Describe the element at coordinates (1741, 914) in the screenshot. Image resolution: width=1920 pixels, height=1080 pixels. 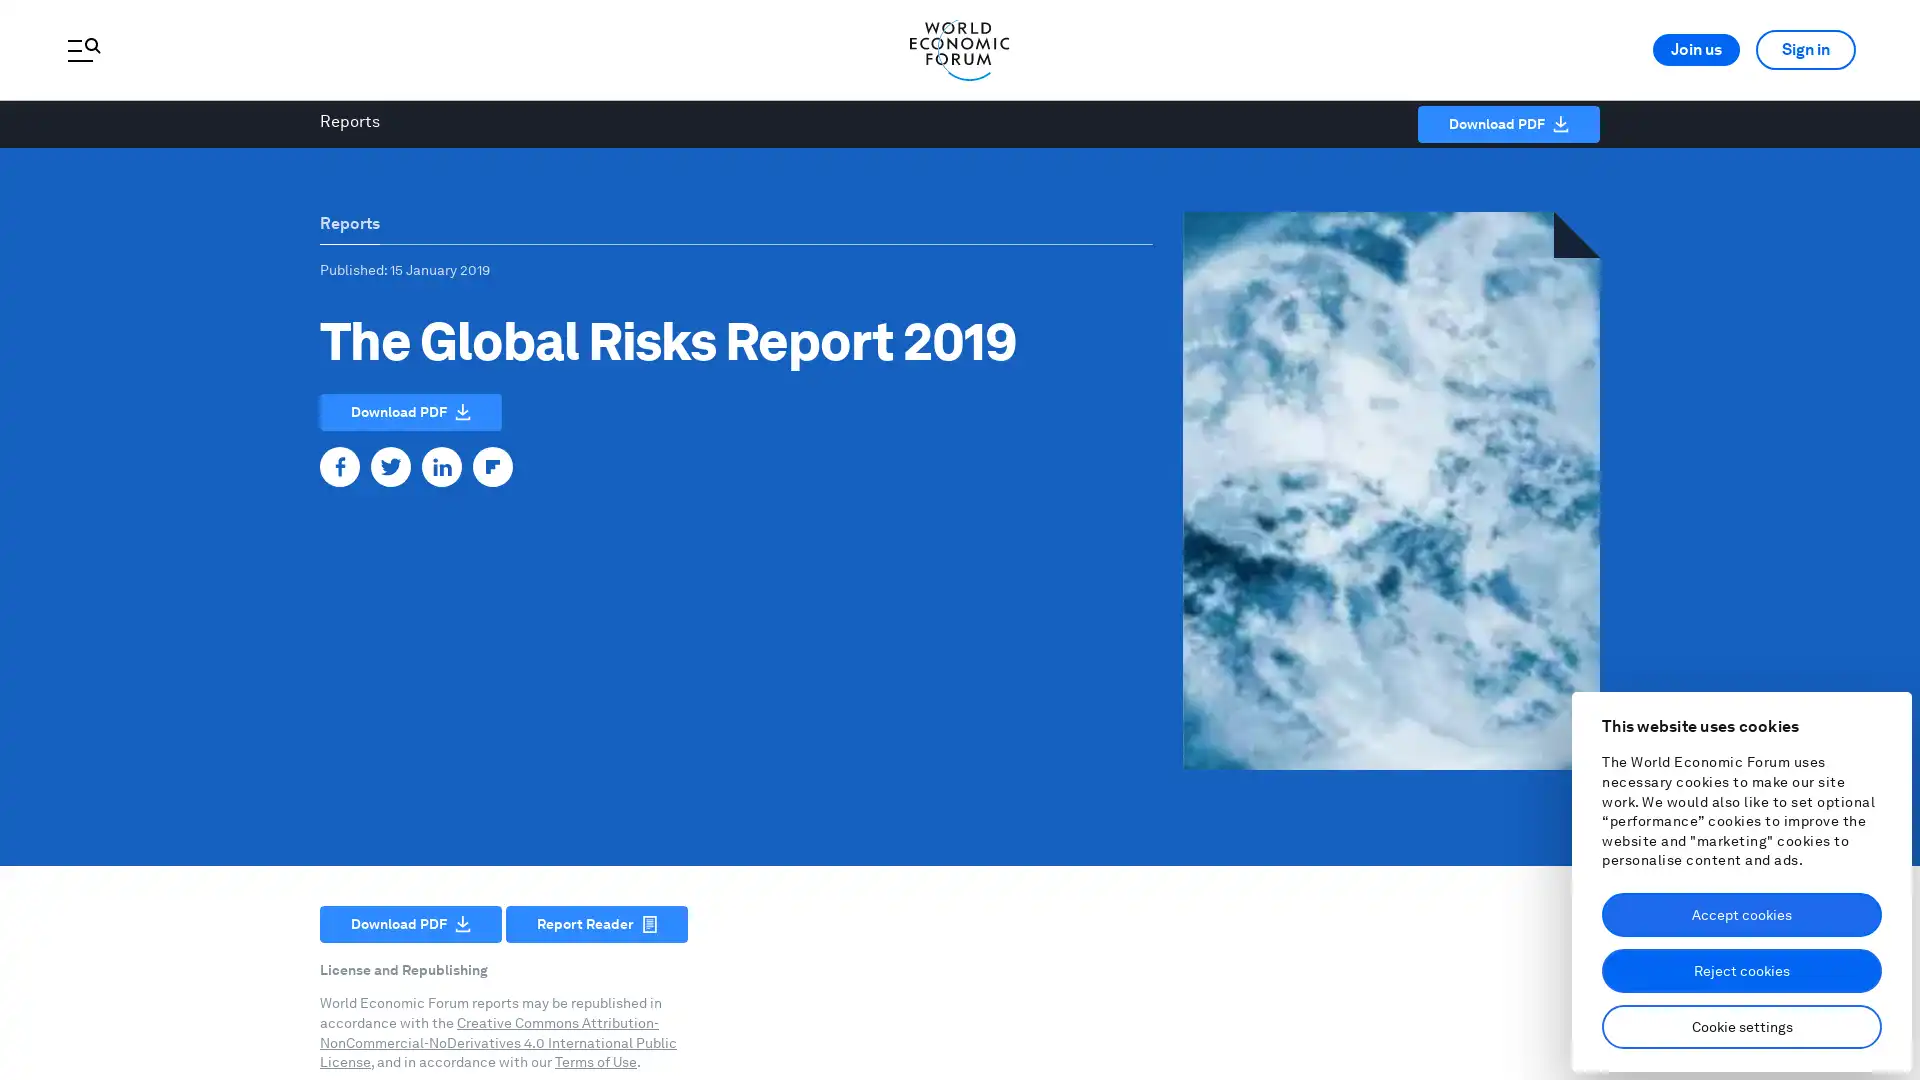
I see `Accept cookies` at that location.